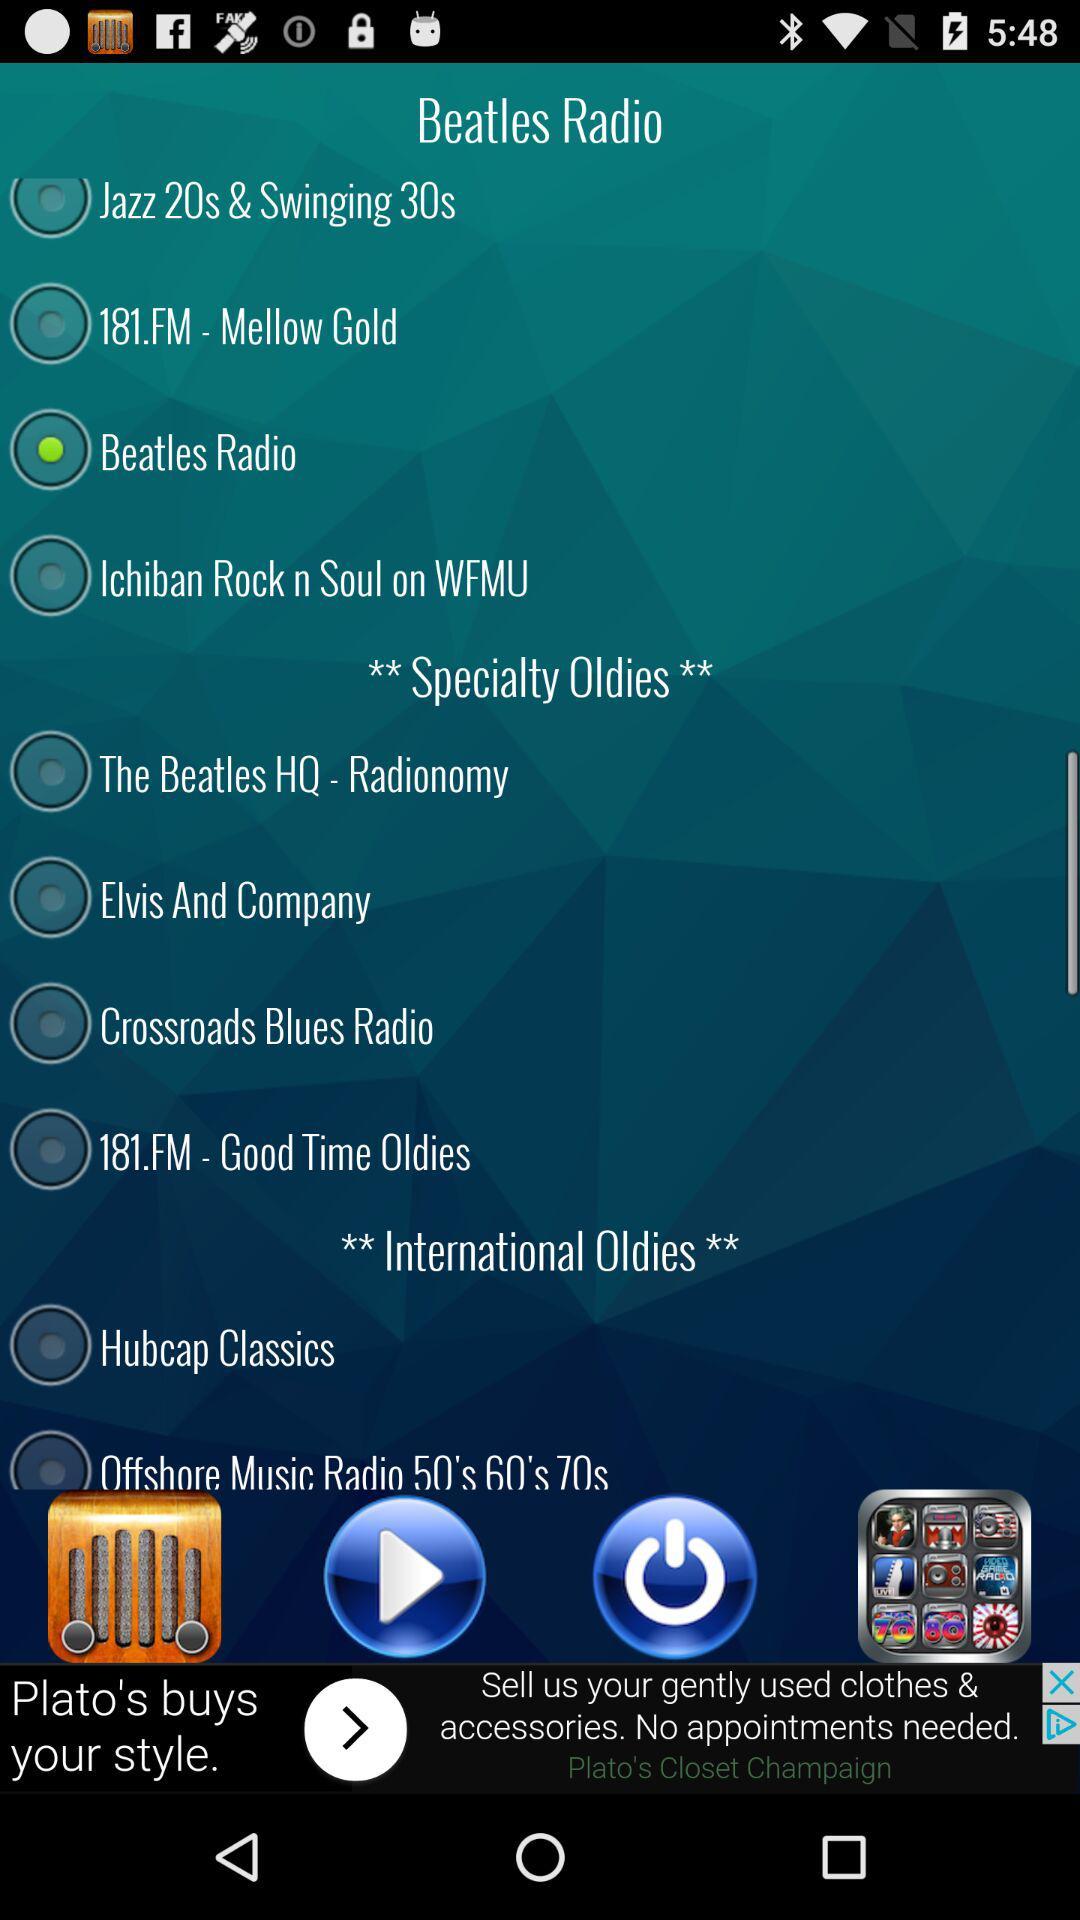  Describe the element at coordinates (135, 1575) in the screenshot. I see `open radio settings` at that location.